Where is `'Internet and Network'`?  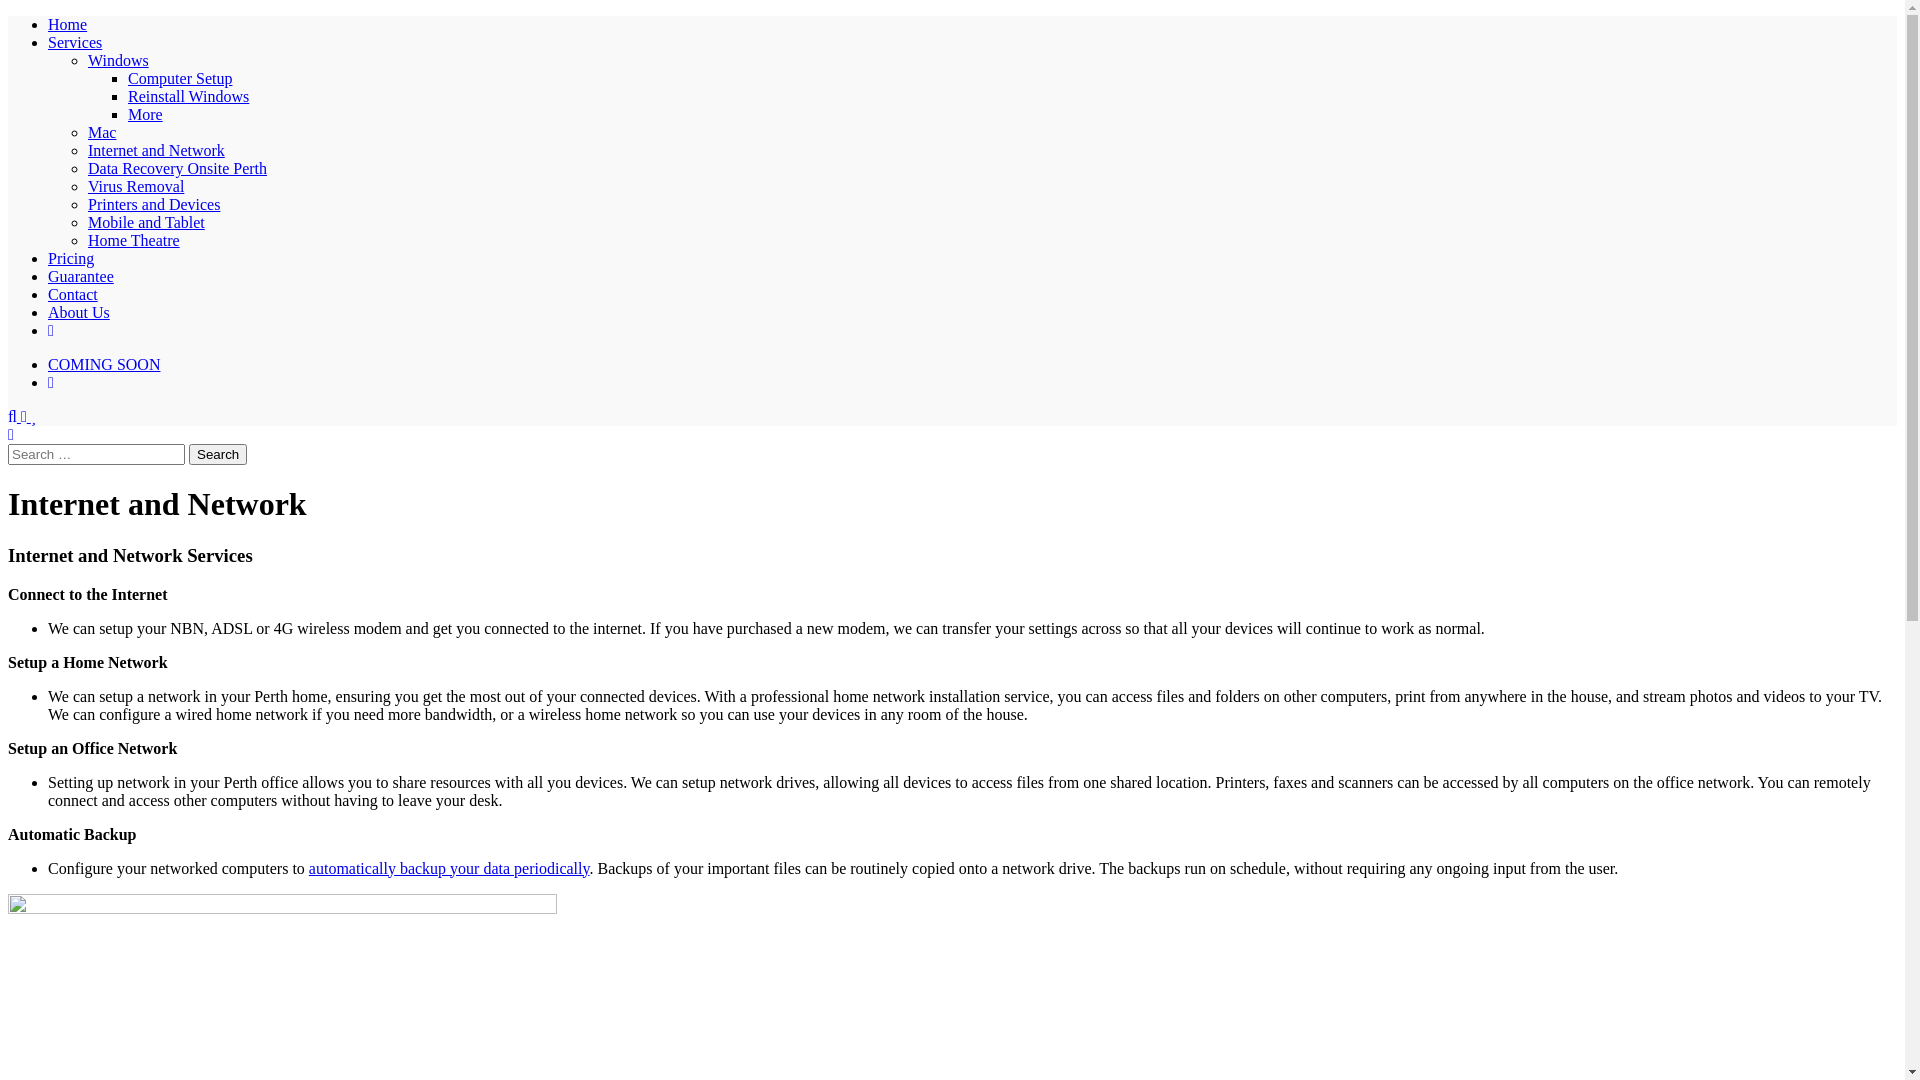
'Internet and Network' is located at coordinates (155, 149).